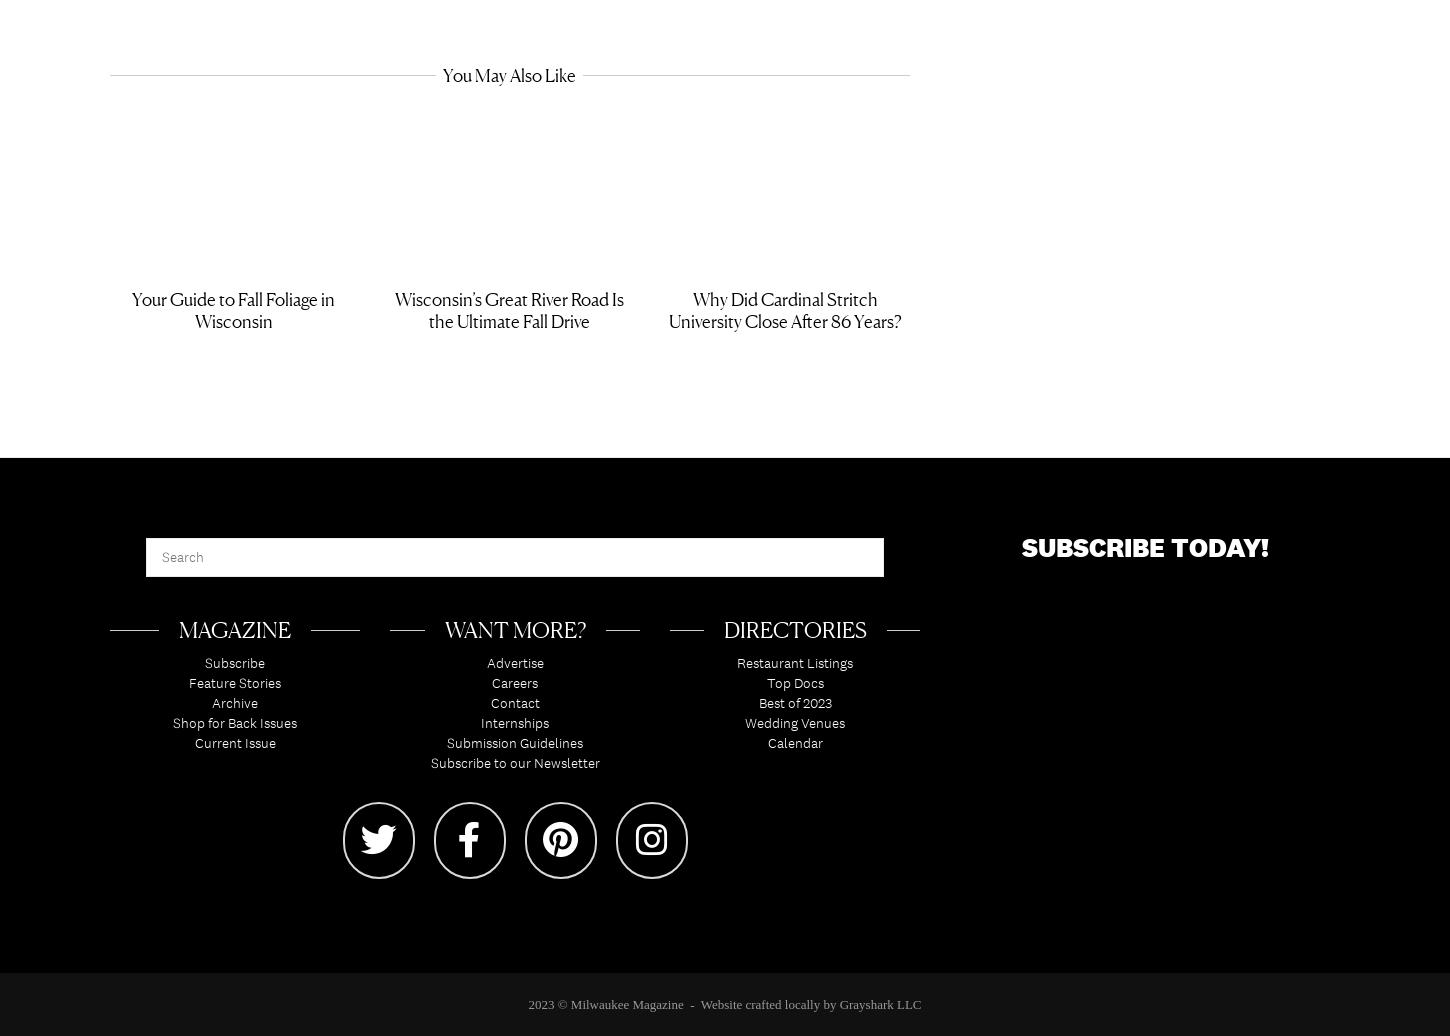 Image resolution: width=1450 pixels, height=1036 pixels. What do you see at coordinates (171, 729) in the screenshot?
I see `'Shop for Back Issues'` at bounding box center [171, 729].